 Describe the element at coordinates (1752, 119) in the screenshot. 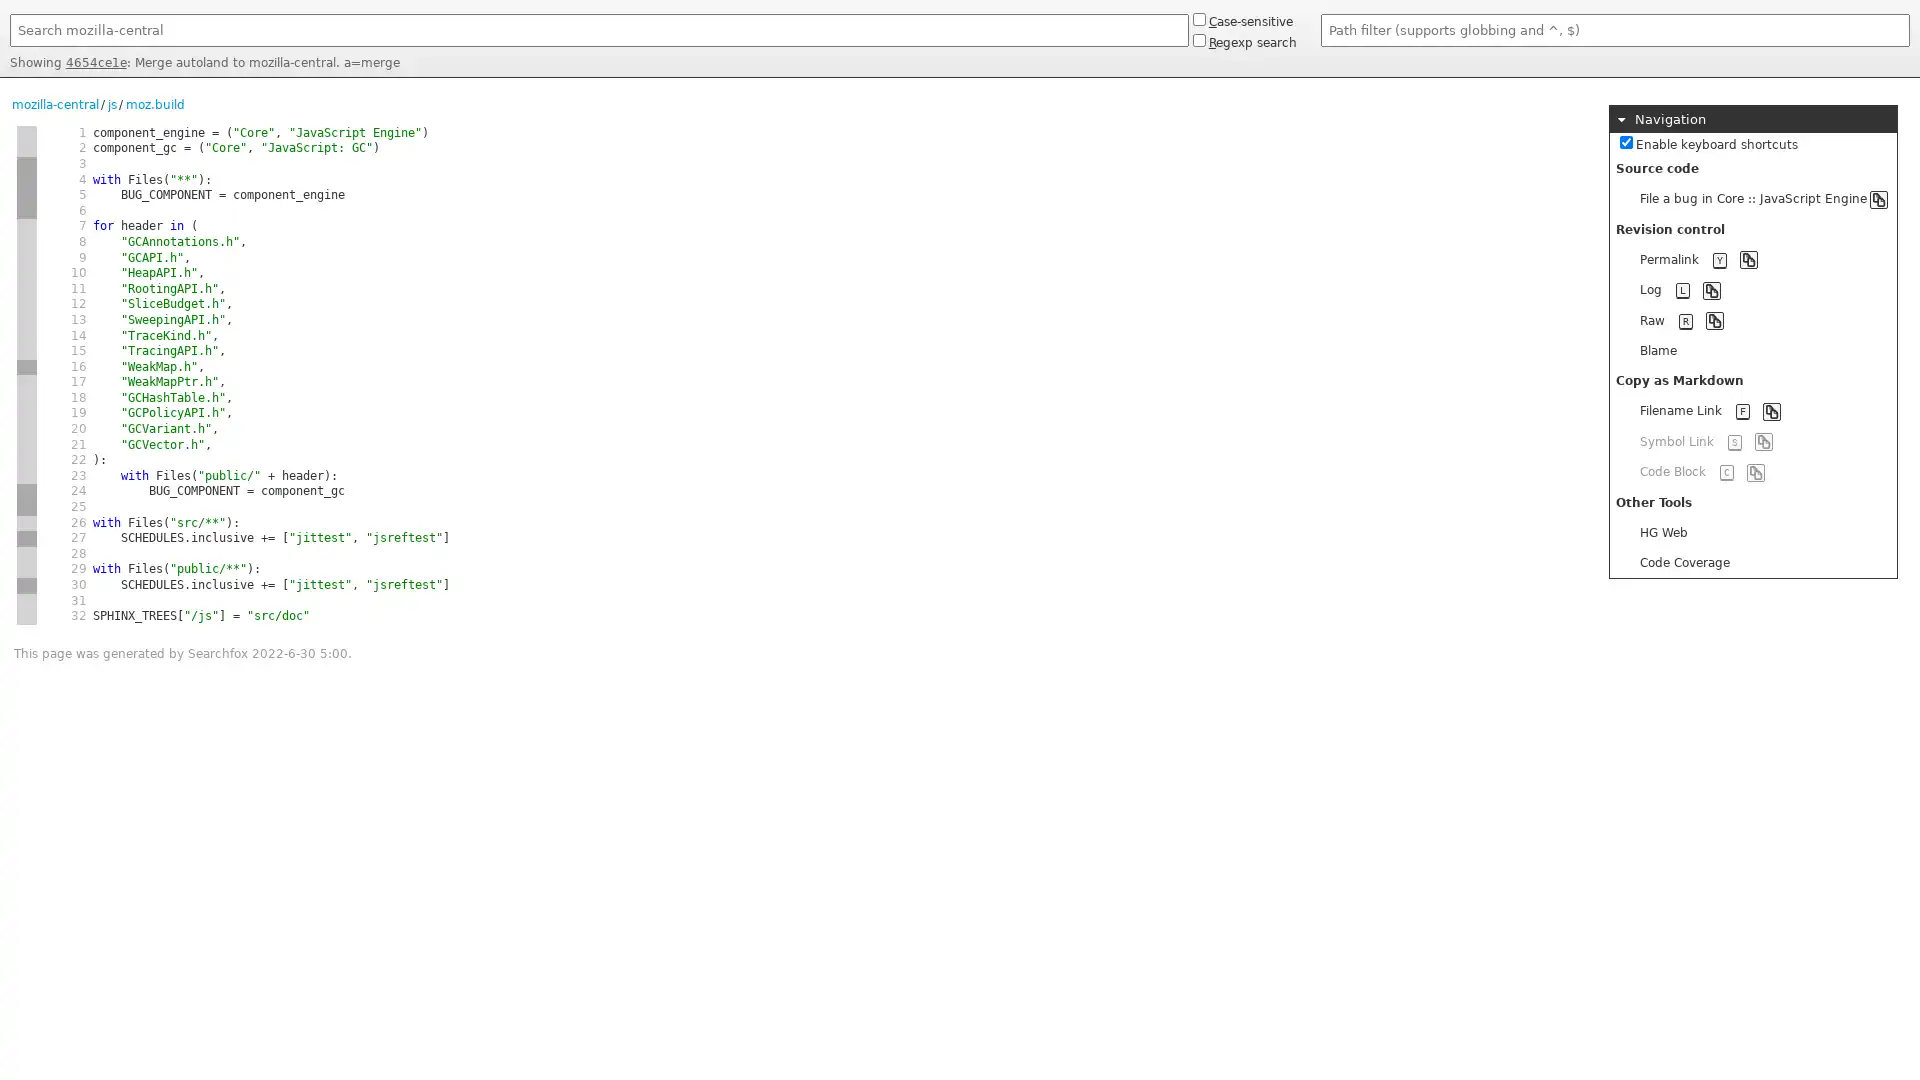

I see `Navigation` at that location.